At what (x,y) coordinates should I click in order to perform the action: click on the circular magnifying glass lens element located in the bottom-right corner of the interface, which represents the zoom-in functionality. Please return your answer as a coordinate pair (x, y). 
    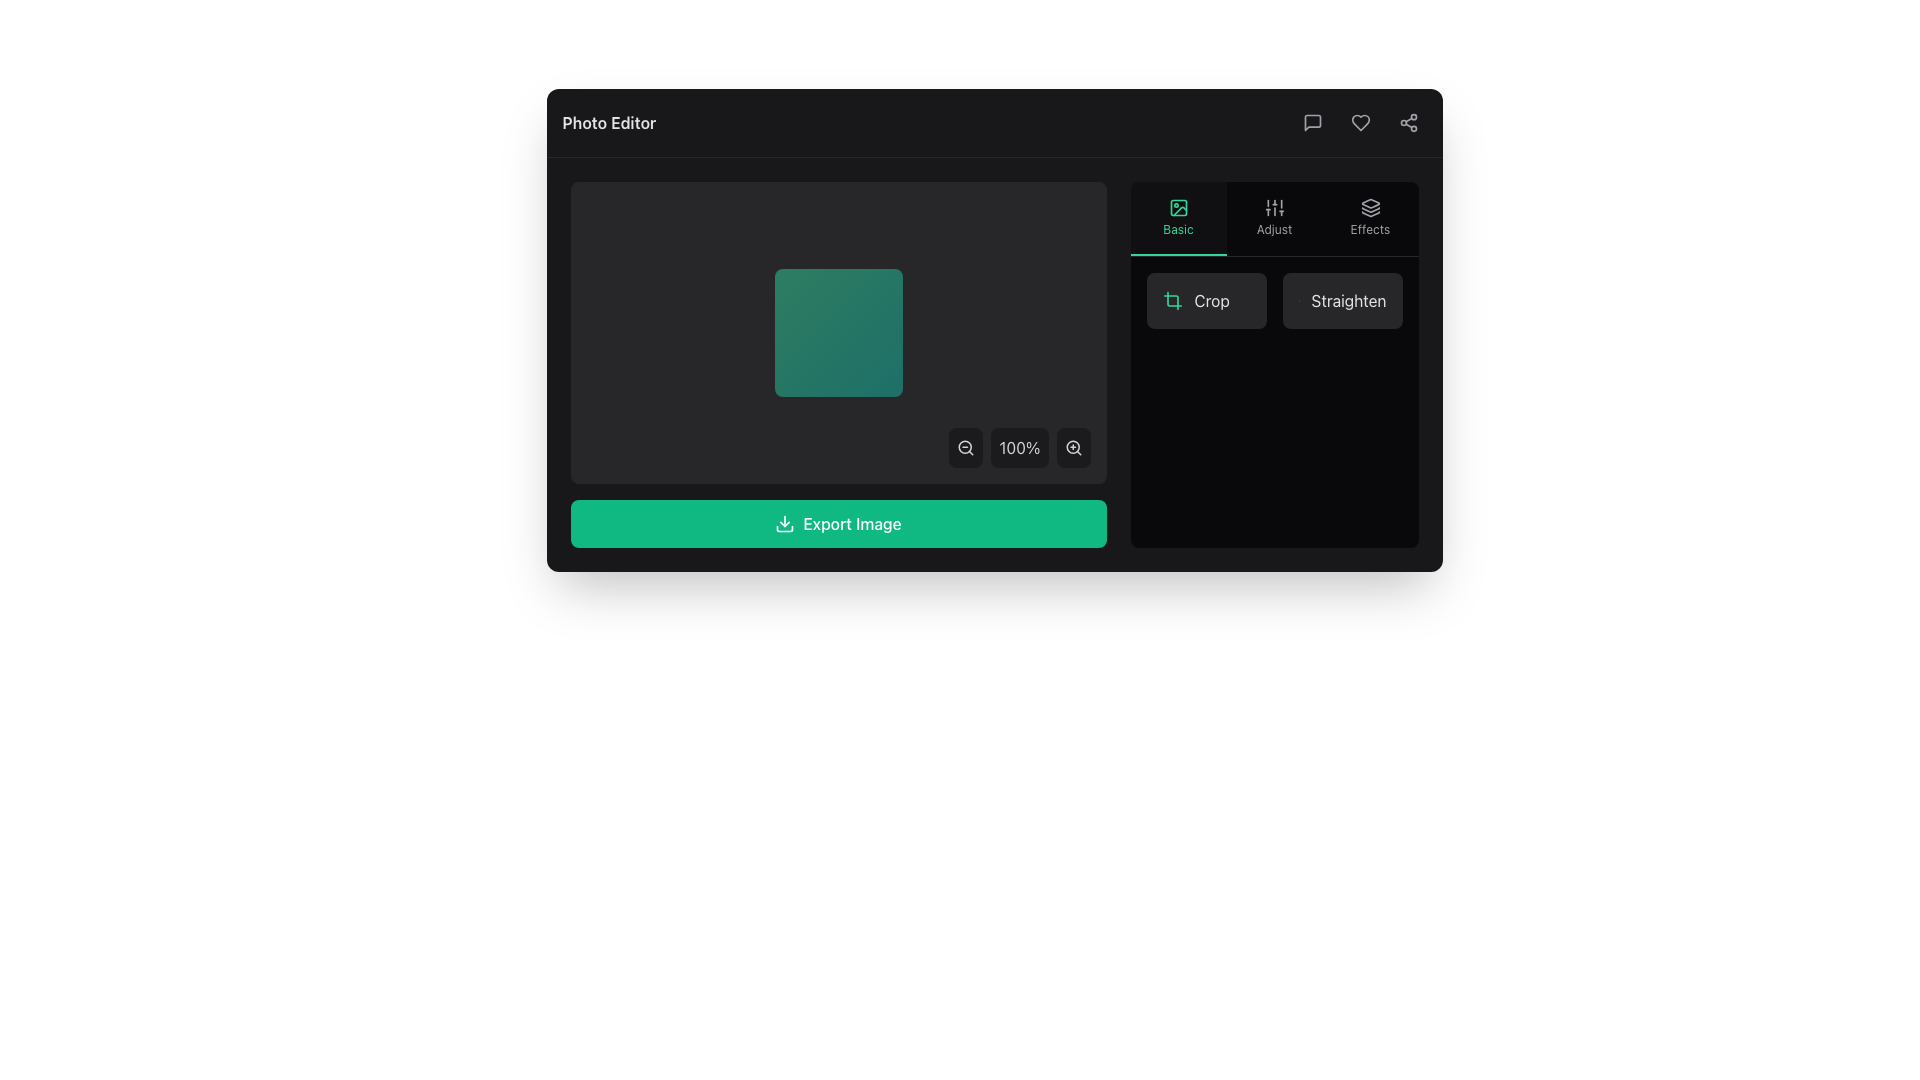
    Looking at the image, I should click on (1071, 445).